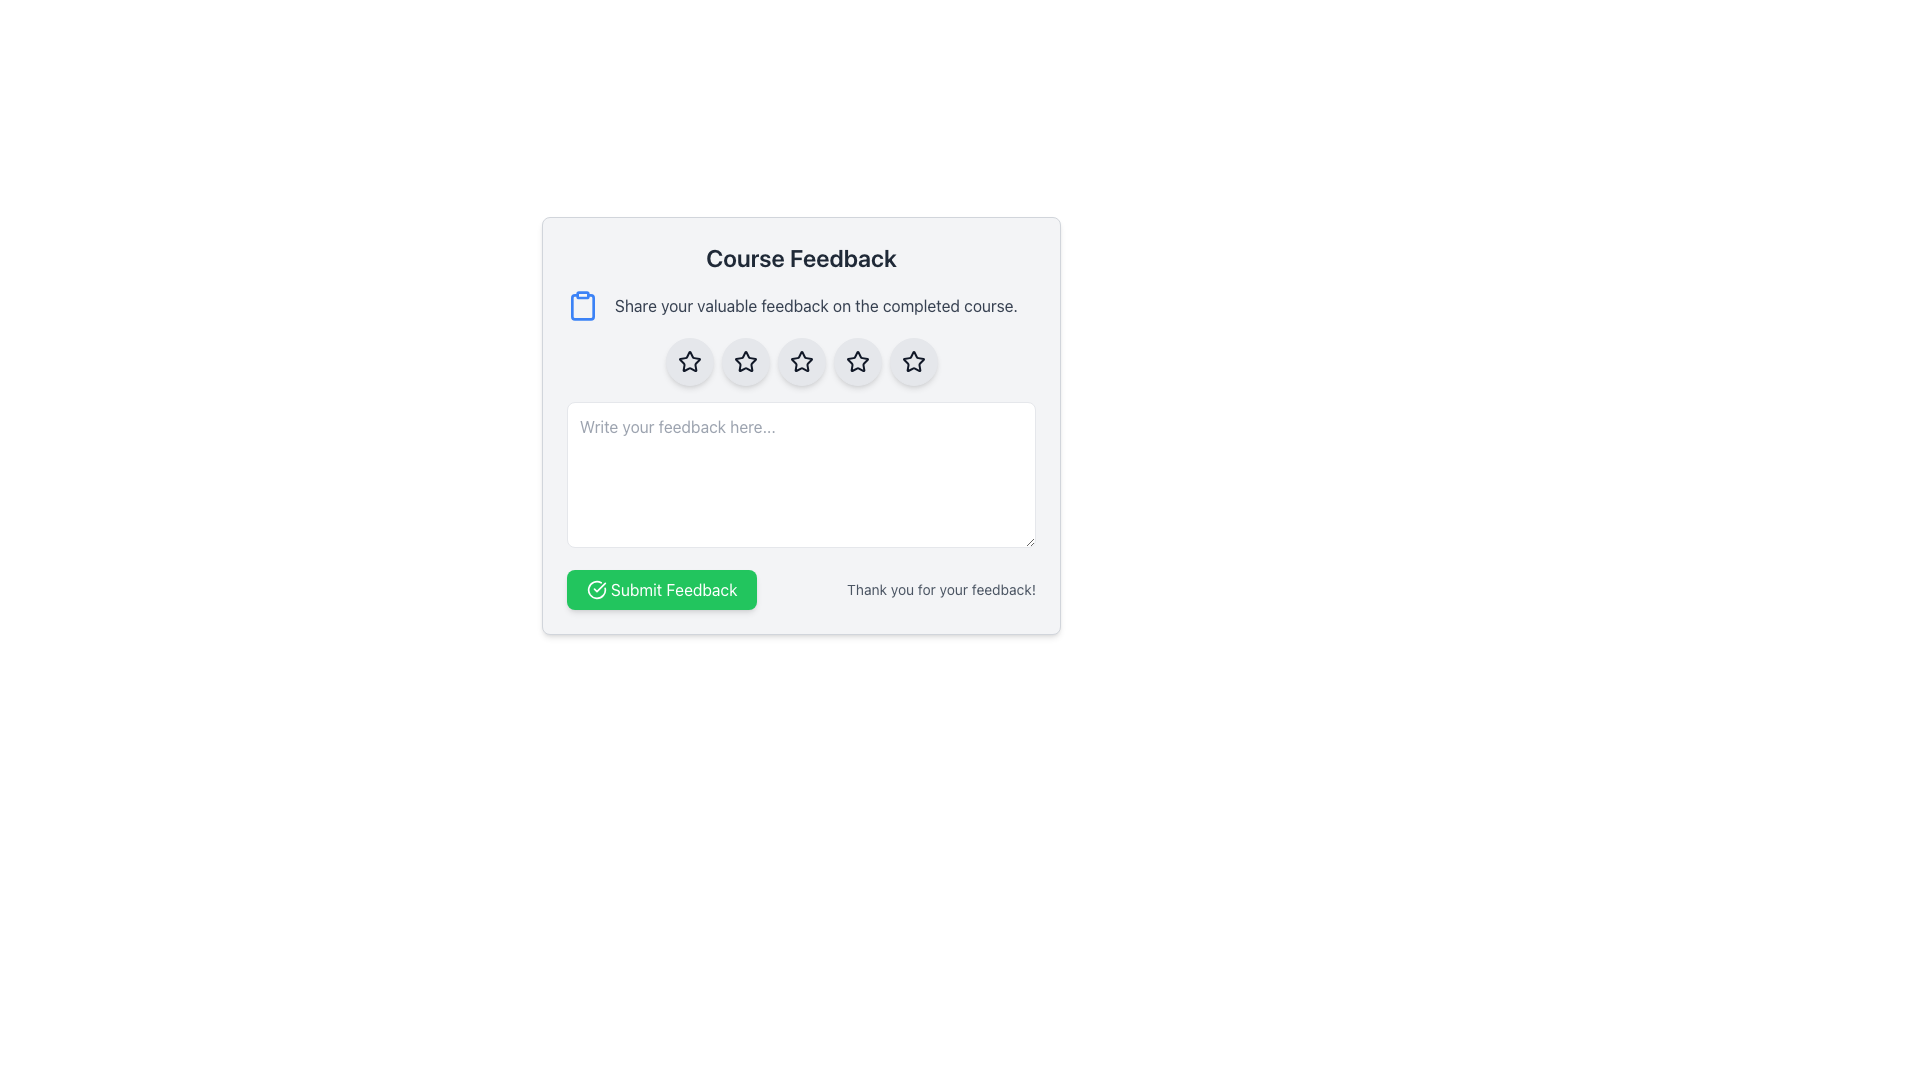  What do you see at coordinates (744, 362) in the screenshot?
I see `the second star in the horizontal row of five stars` at bounding box center [744, 362].